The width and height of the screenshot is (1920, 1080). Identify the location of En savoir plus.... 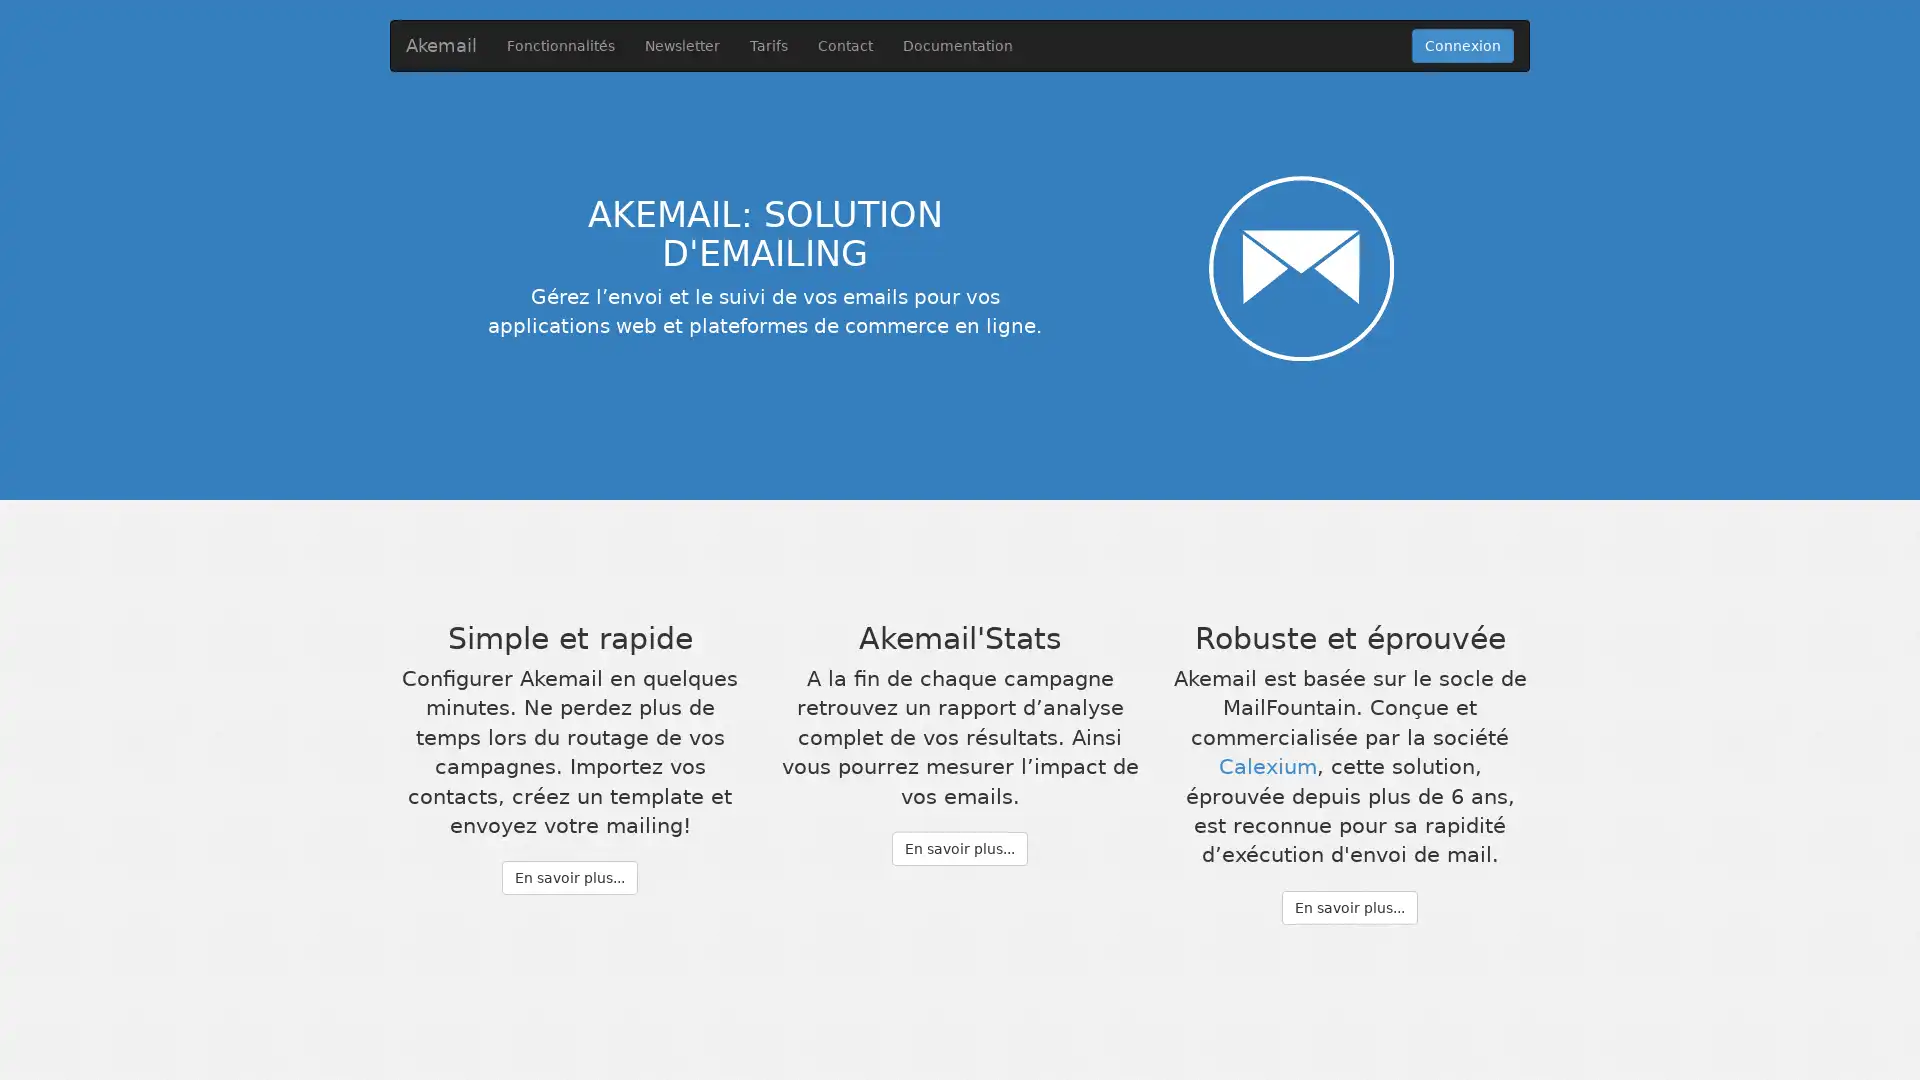
(1349, 906).